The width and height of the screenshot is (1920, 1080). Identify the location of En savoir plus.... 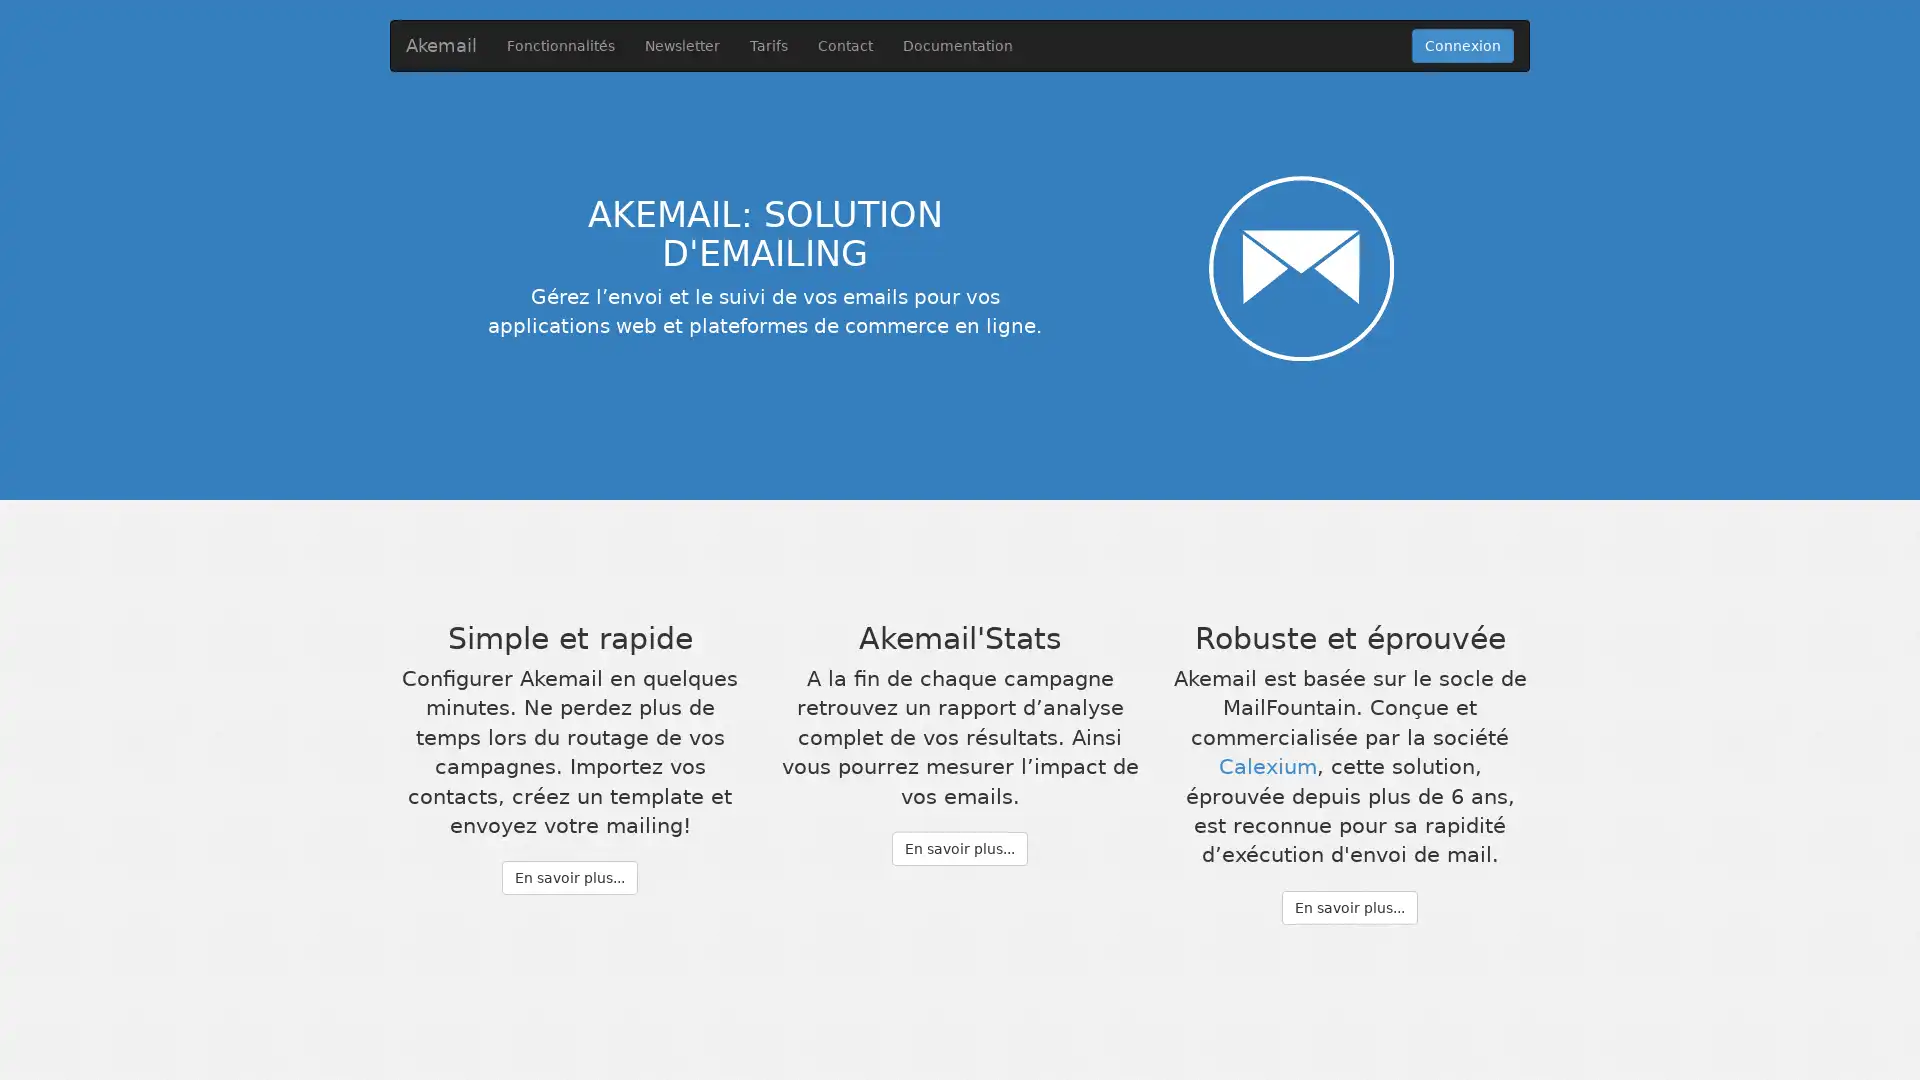
(1349, 906).